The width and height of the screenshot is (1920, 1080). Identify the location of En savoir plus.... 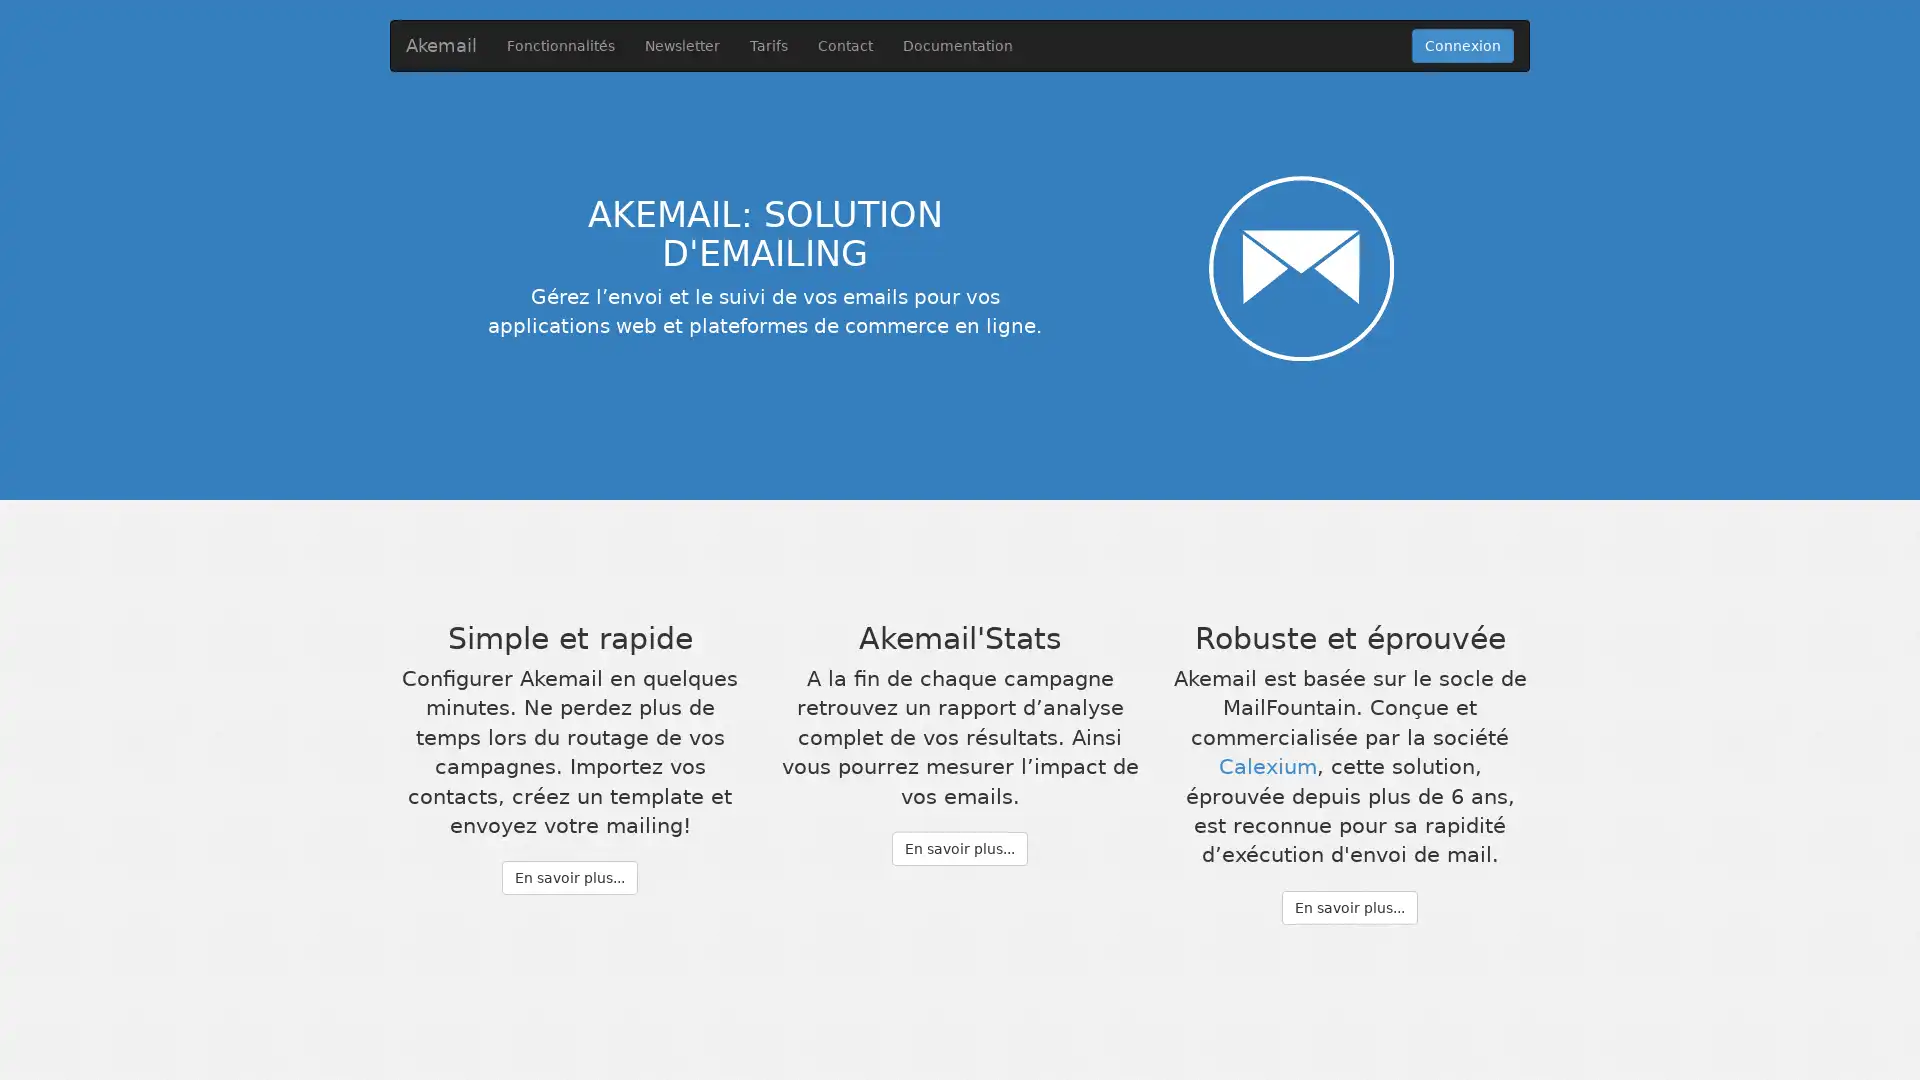
(1349, 906).